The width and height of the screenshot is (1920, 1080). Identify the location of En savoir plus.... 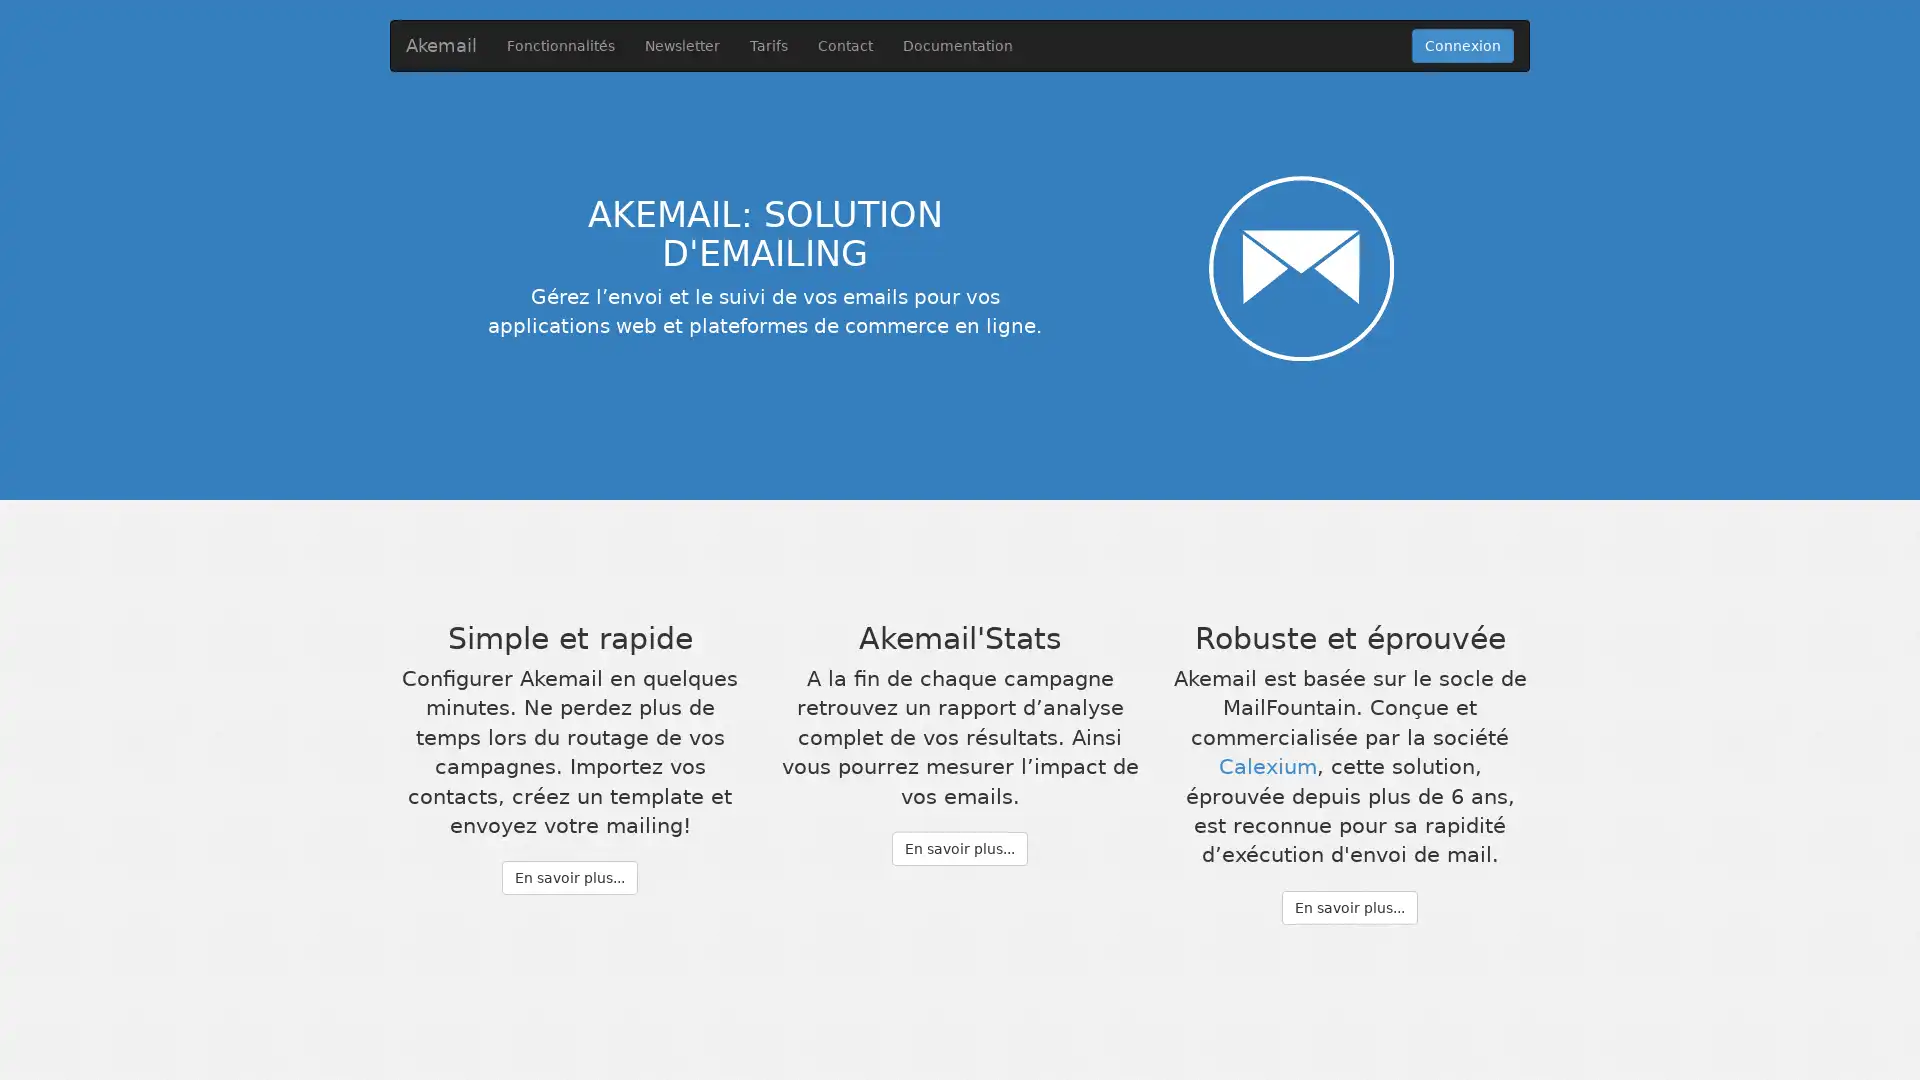
(1349, 906).